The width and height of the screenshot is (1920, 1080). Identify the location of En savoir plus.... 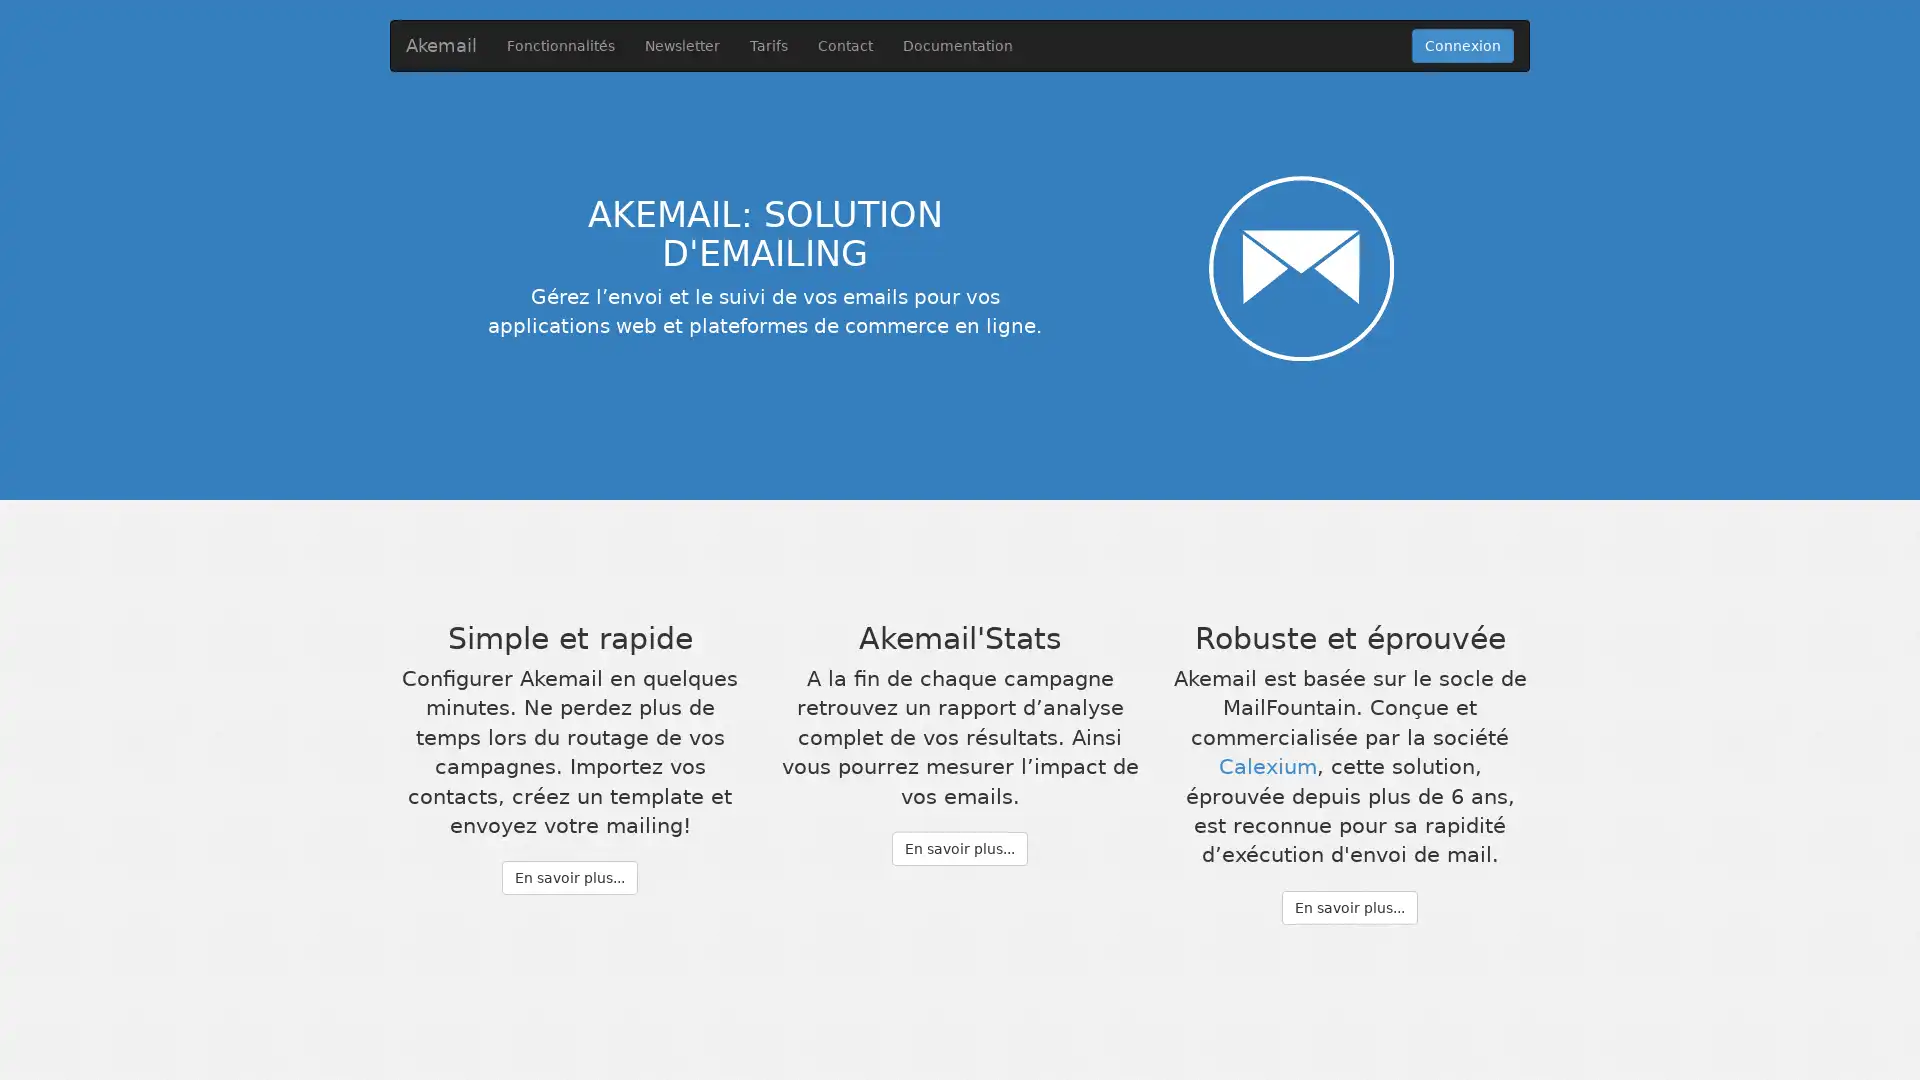
(1349, 906).